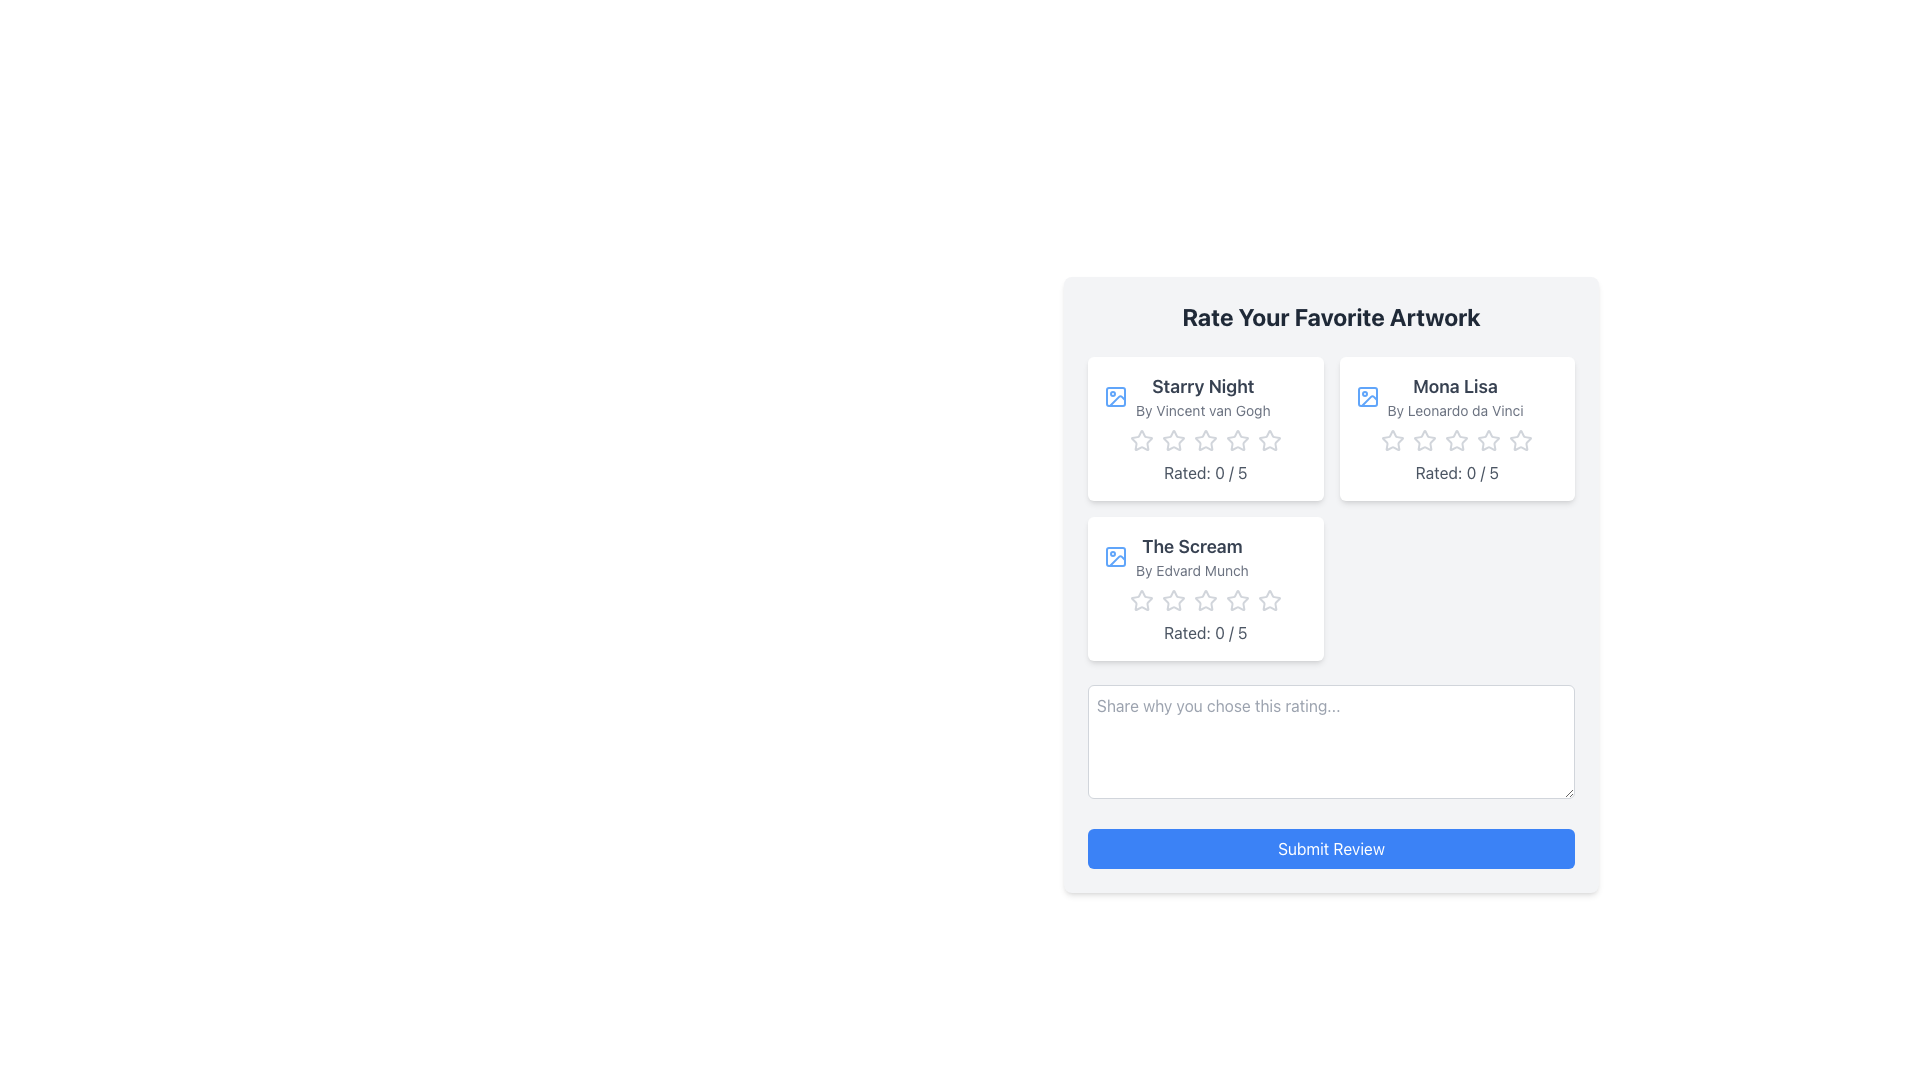 The height and width of the screenshot is (1080, 1920). What do you see at coordinates (1366, 397) in the screenshot?
I see `the decorative rectangle that serves as the border or background of the image icon located to the left of the text 'Mona Lisa' in the 'Rate Your Favorite Artwork' section` at bounding box center [1366, 397].